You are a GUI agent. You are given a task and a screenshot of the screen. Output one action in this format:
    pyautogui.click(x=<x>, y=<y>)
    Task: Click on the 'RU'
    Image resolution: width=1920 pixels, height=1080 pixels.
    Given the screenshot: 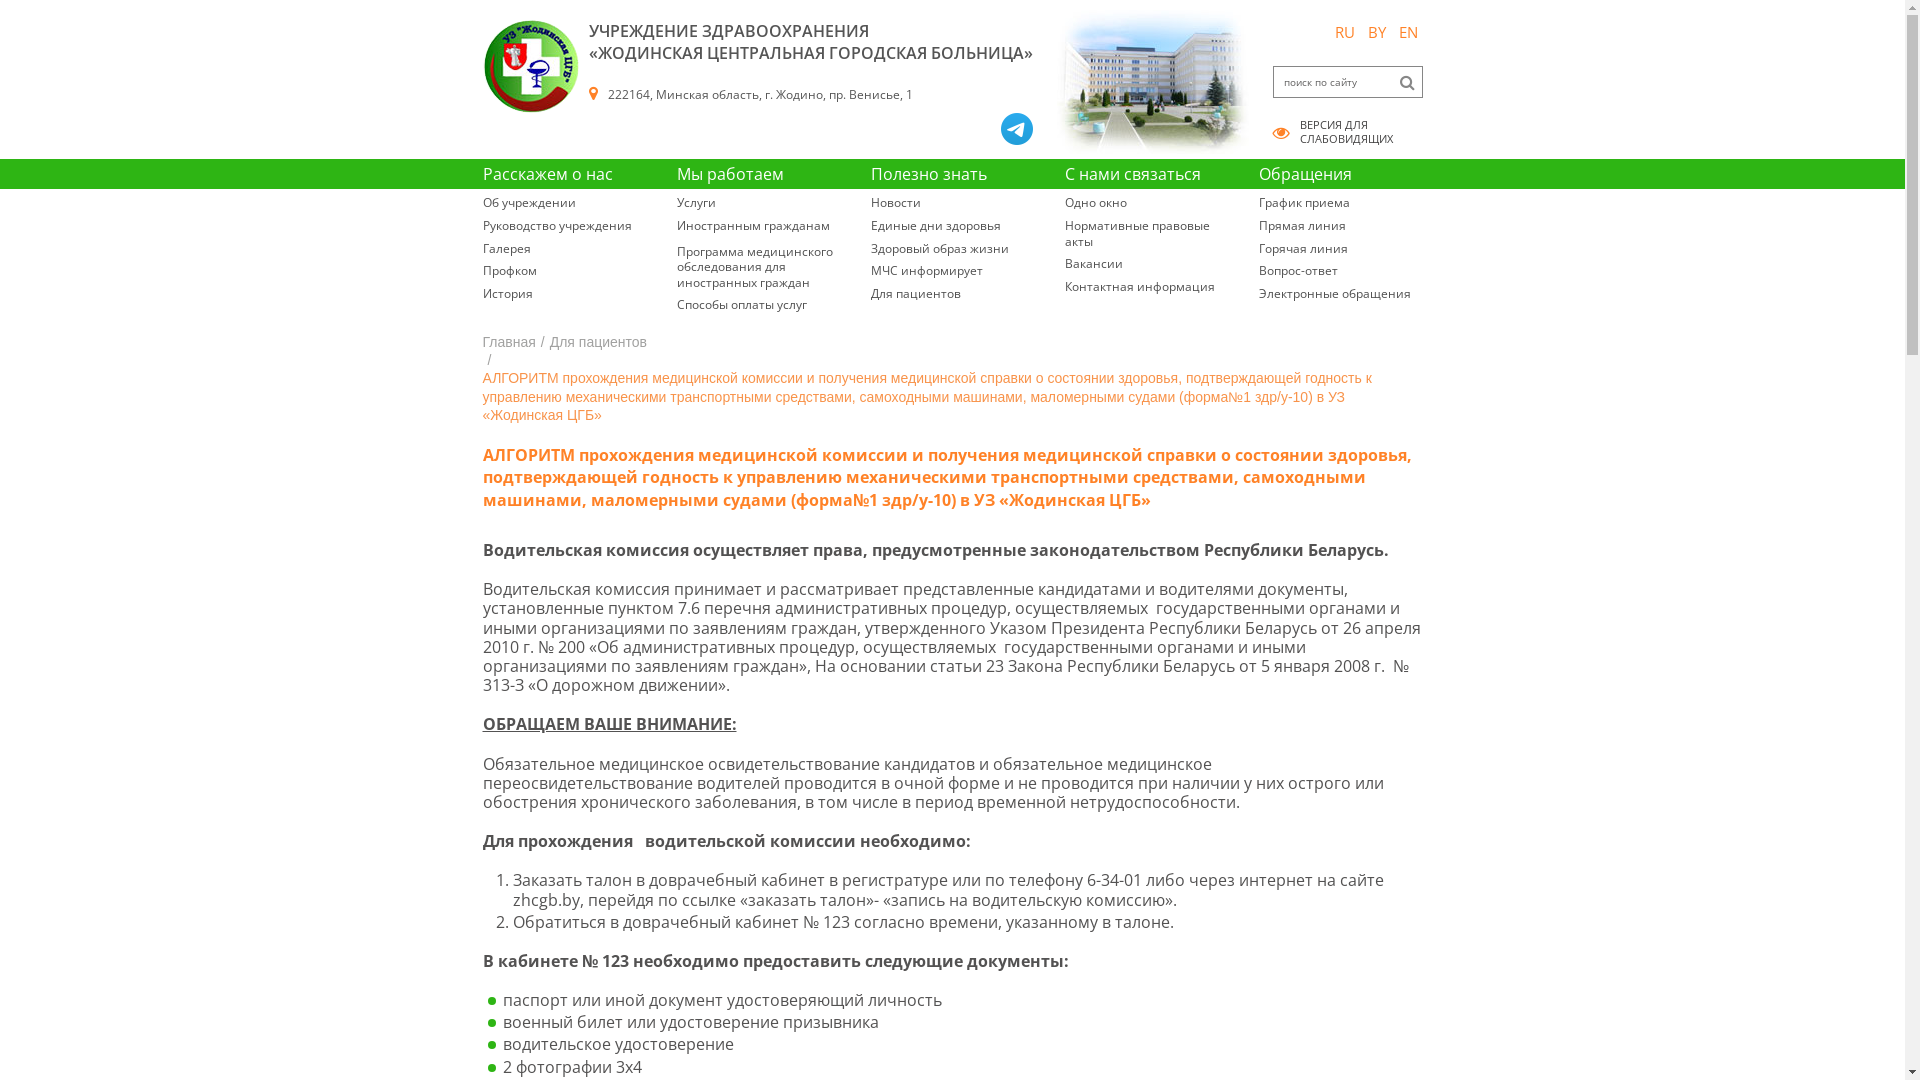 What is the action you would take?
    pyautogui.click(x=1329, y=31)
    